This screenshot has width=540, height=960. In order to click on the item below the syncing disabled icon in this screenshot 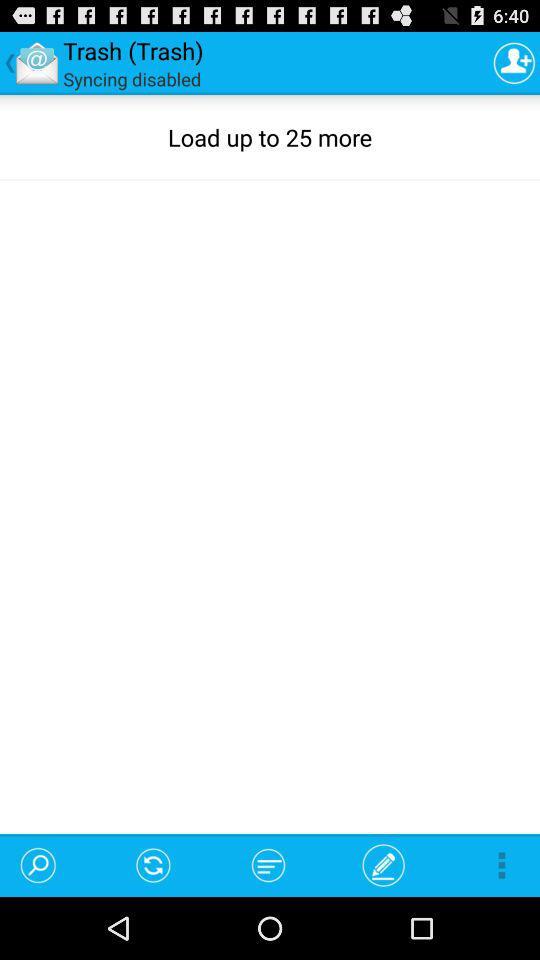, I will do `click(48, 864)`.